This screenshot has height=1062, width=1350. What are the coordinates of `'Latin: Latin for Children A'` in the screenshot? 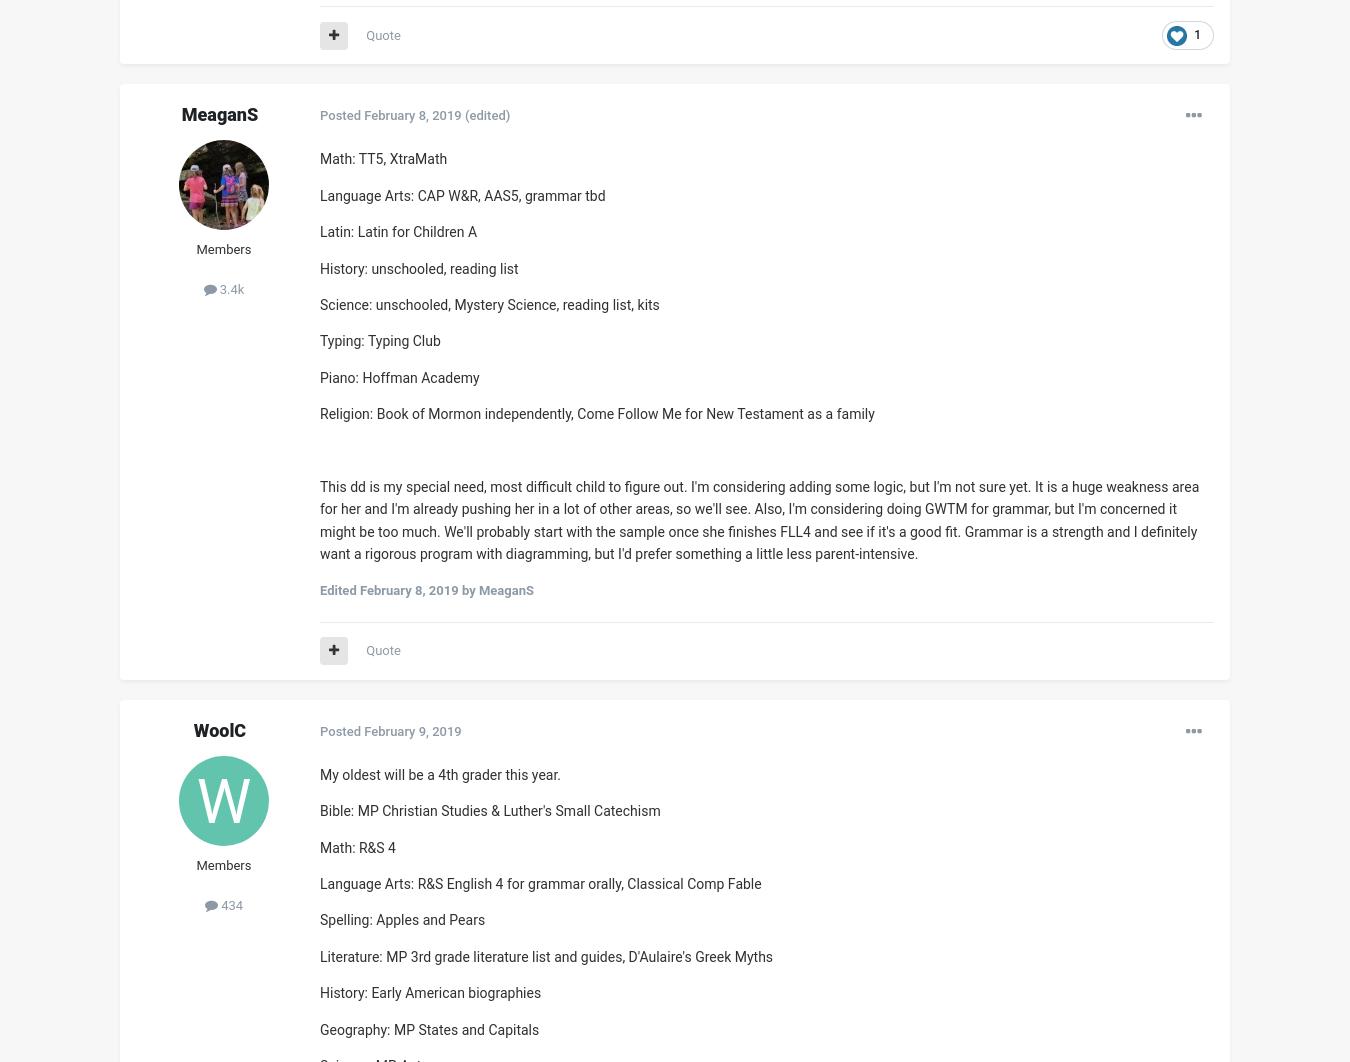 It's located at (318, 232).